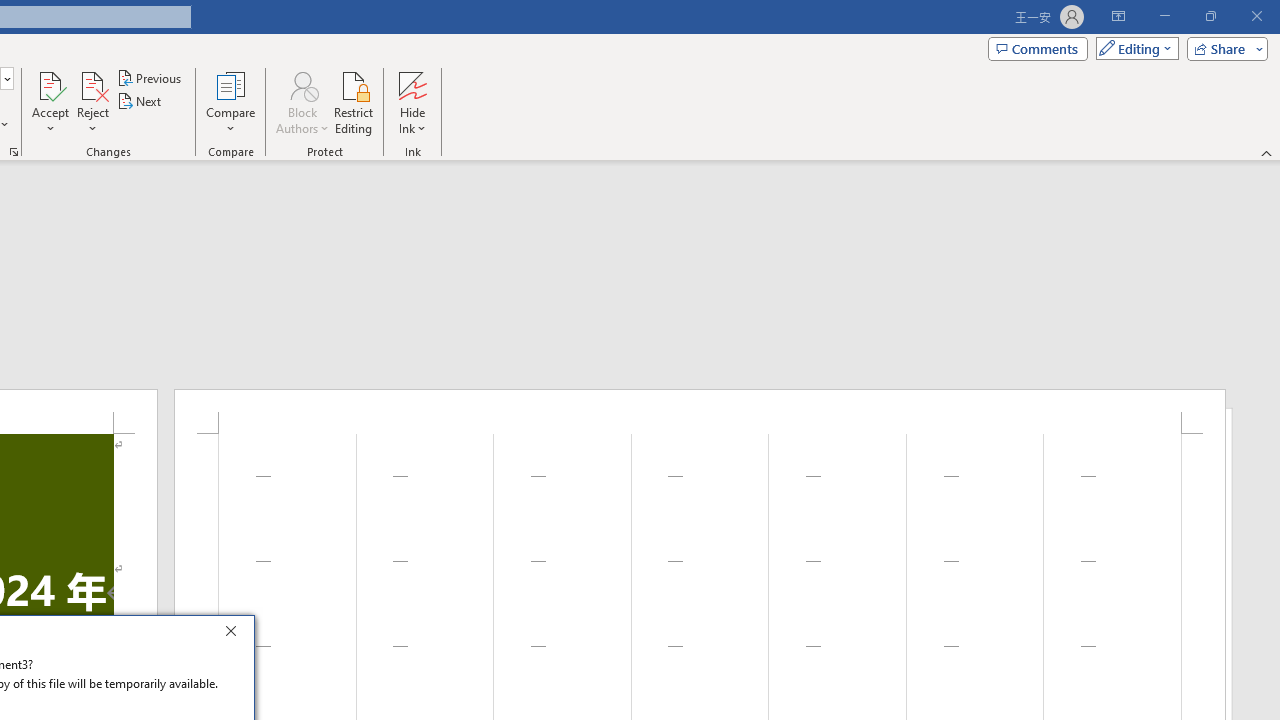  Describe the element at coordinates (1133, 47) in the screenshot. I see `'Mode'` at that location.